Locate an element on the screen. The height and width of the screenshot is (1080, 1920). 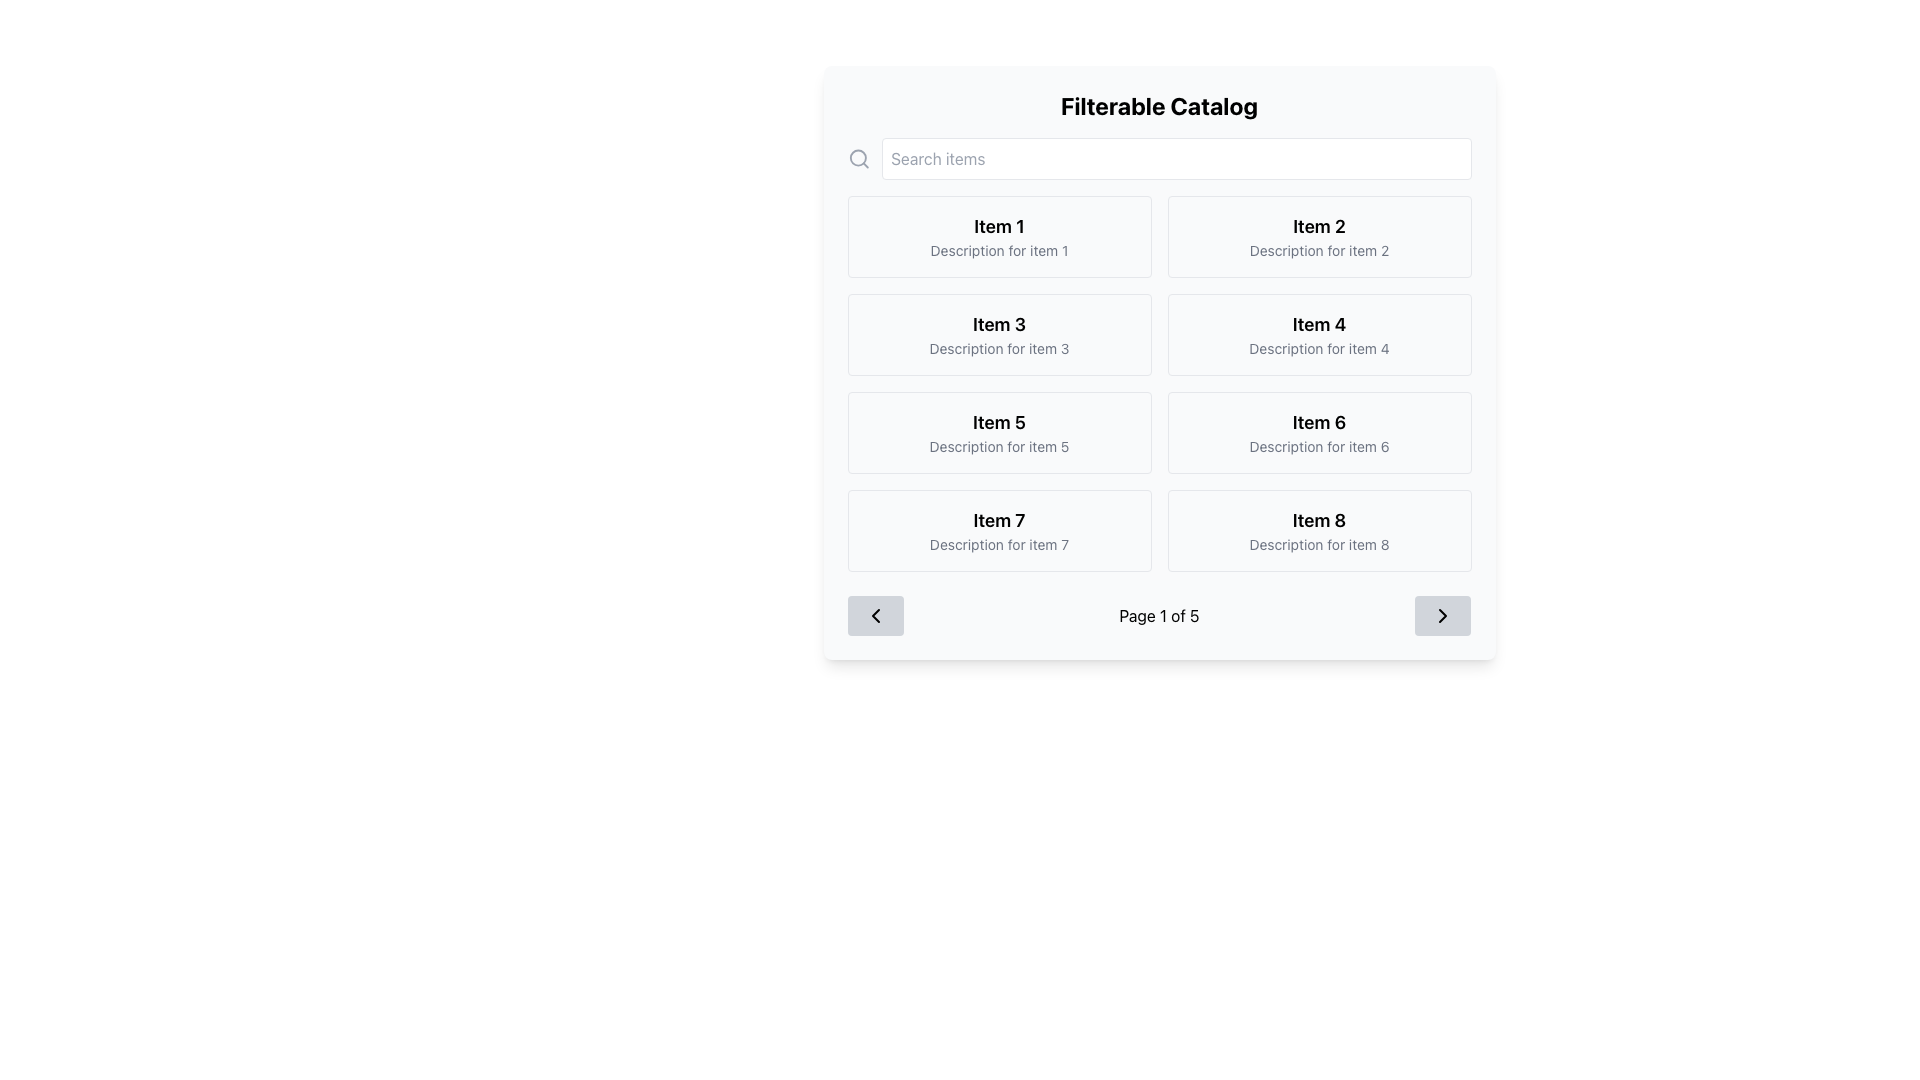
the card displaying an item in the catalog located in the second row and first column of the grid layout is located at coordinates (999, 334).